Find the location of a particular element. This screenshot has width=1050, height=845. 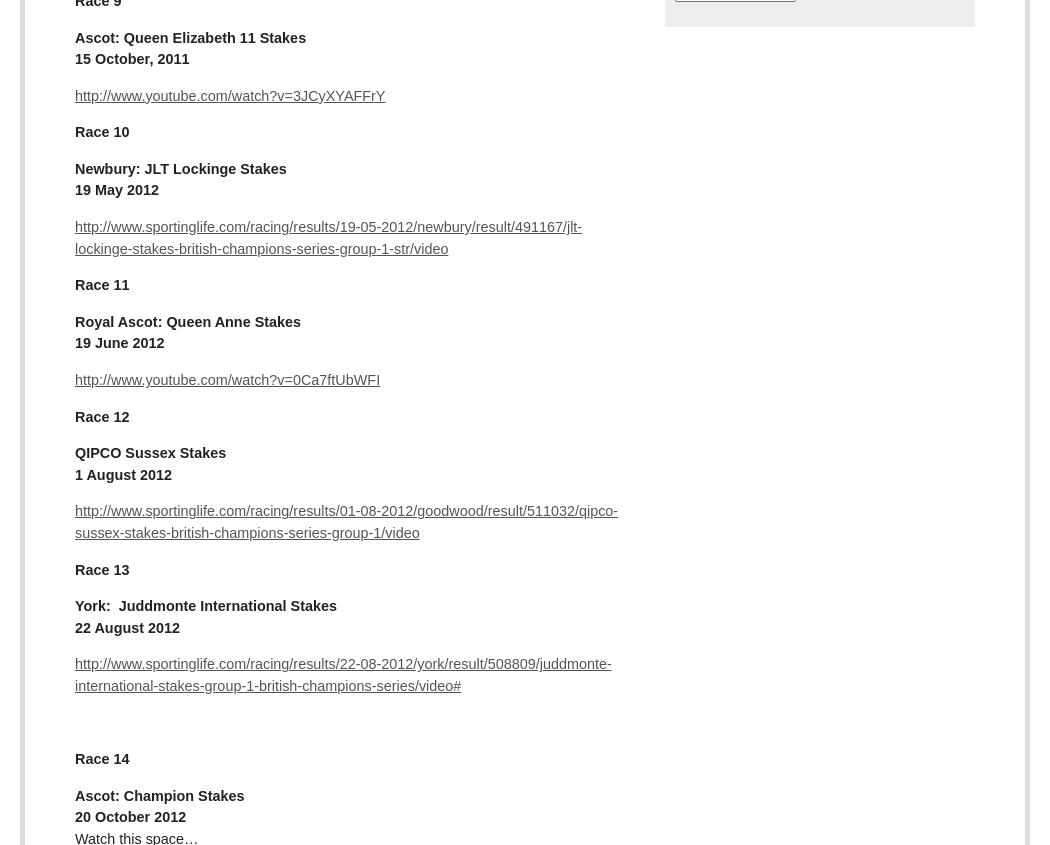

'20 October 2012' is located at coordinates (129, 817).